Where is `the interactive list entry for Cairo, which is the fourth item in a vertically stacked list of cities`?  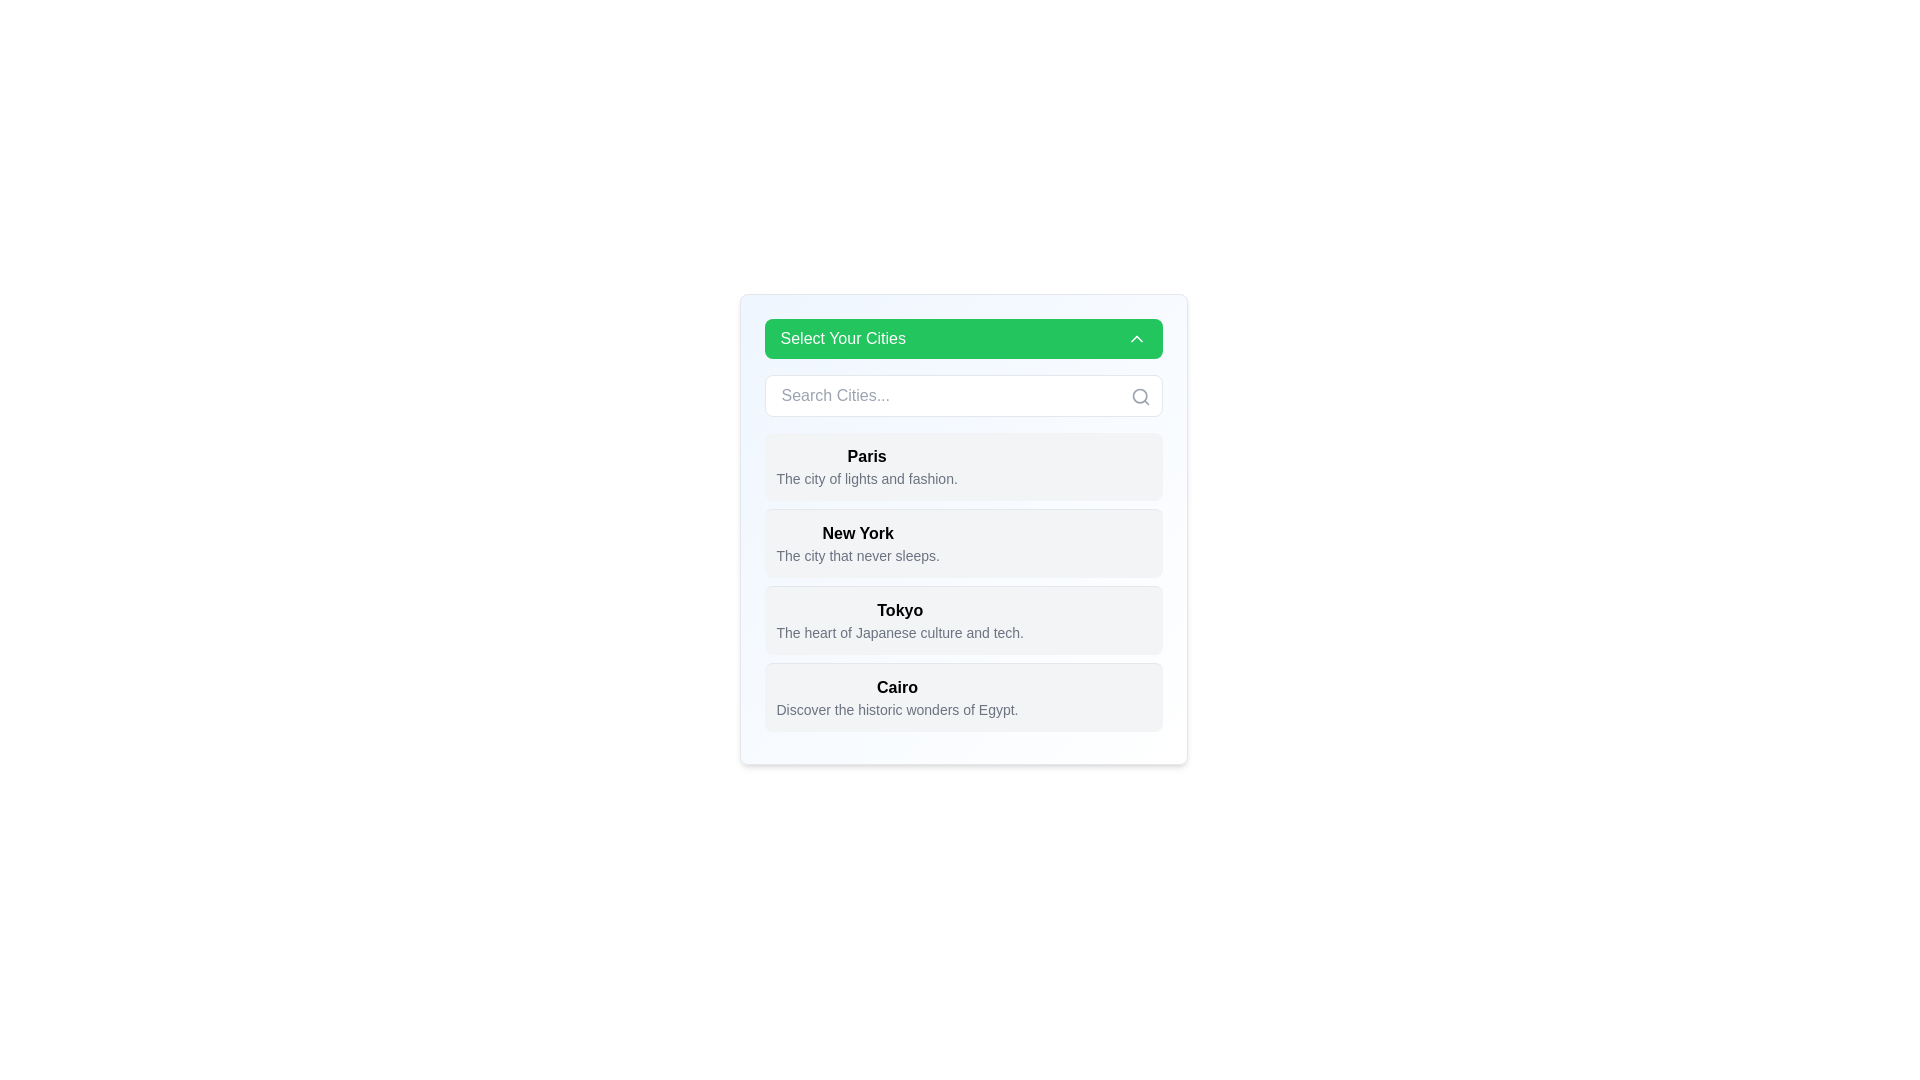
the interactive list entry for Cairo, which is the fourth item in a vertically stacked list of cities is located at coordinates (896, 697).